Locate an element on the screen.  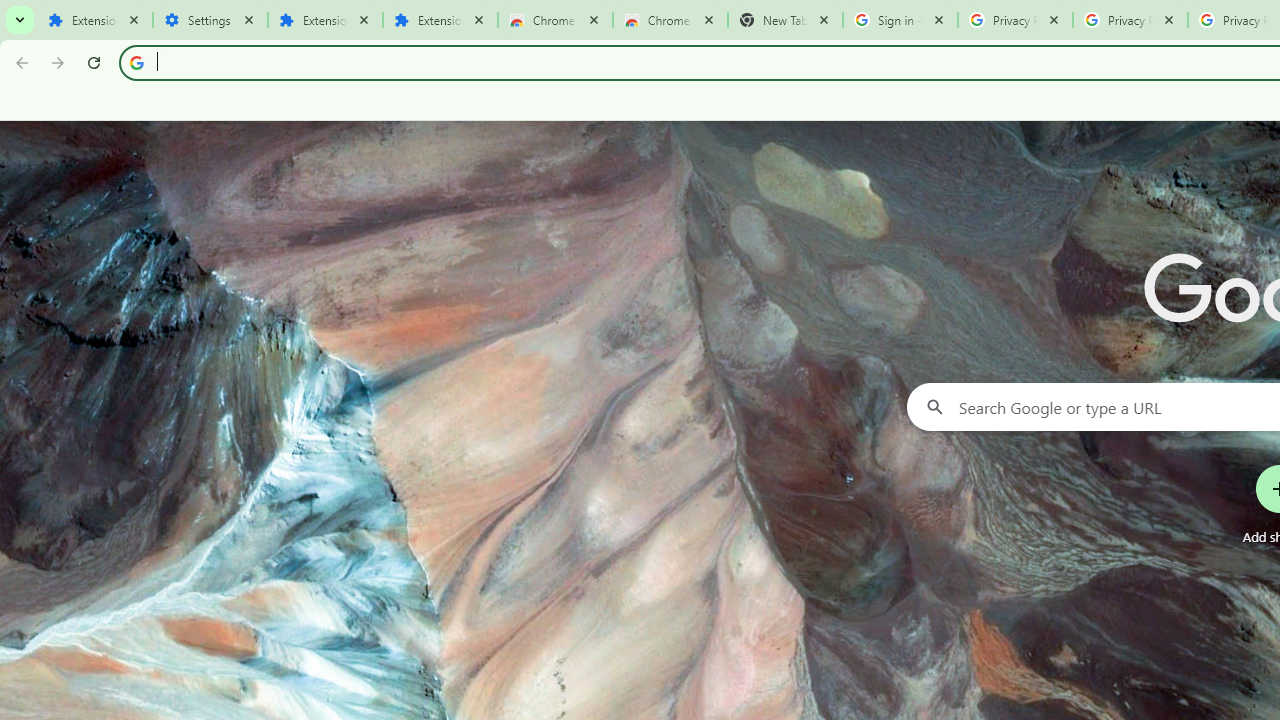
'Extensions' is located at coordinates (325, 20).